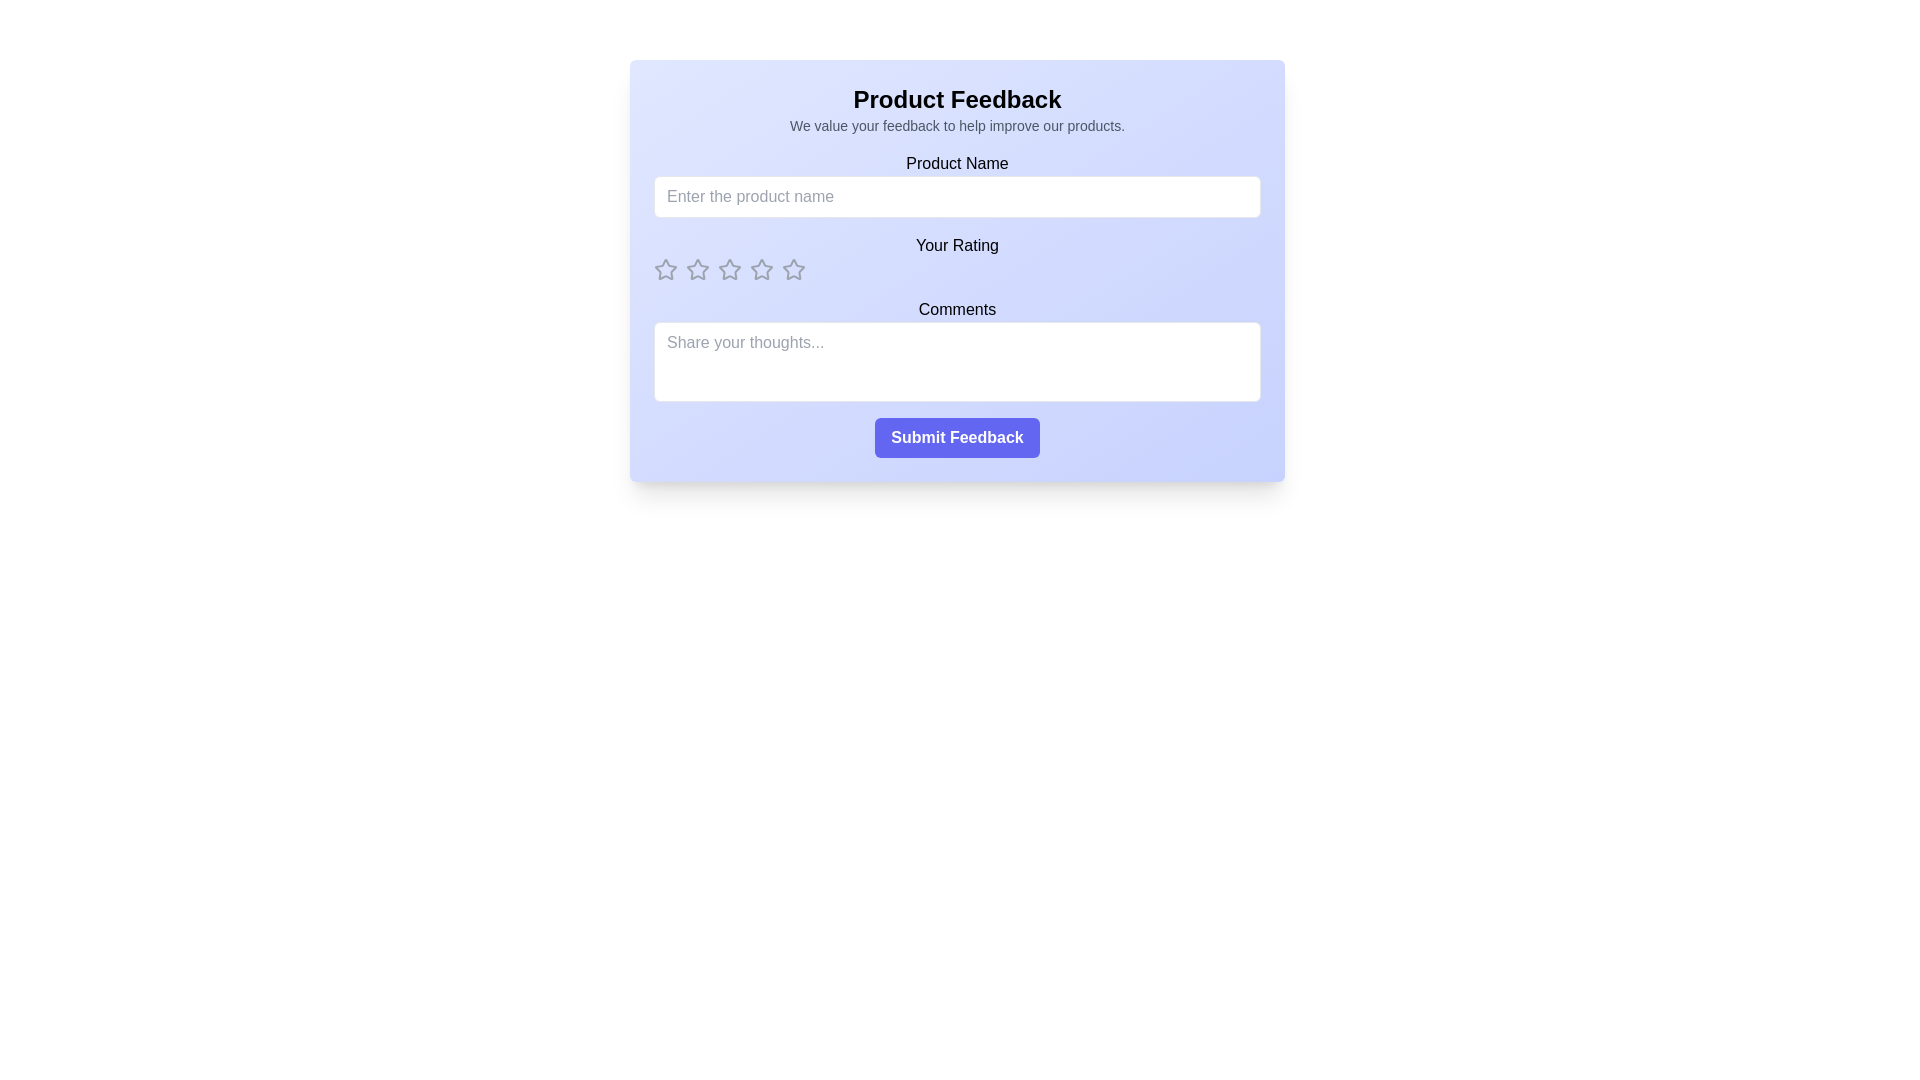 The width and height of the screenshot is (1920, 1080). Describe the element at coordinates (956, 245) in the screenshot. I see `the text label displaying 'Your Rating', which is styled in medium font size and bold weight, located beneath the 'Product Name' input area and above the star rating icons` at that location.